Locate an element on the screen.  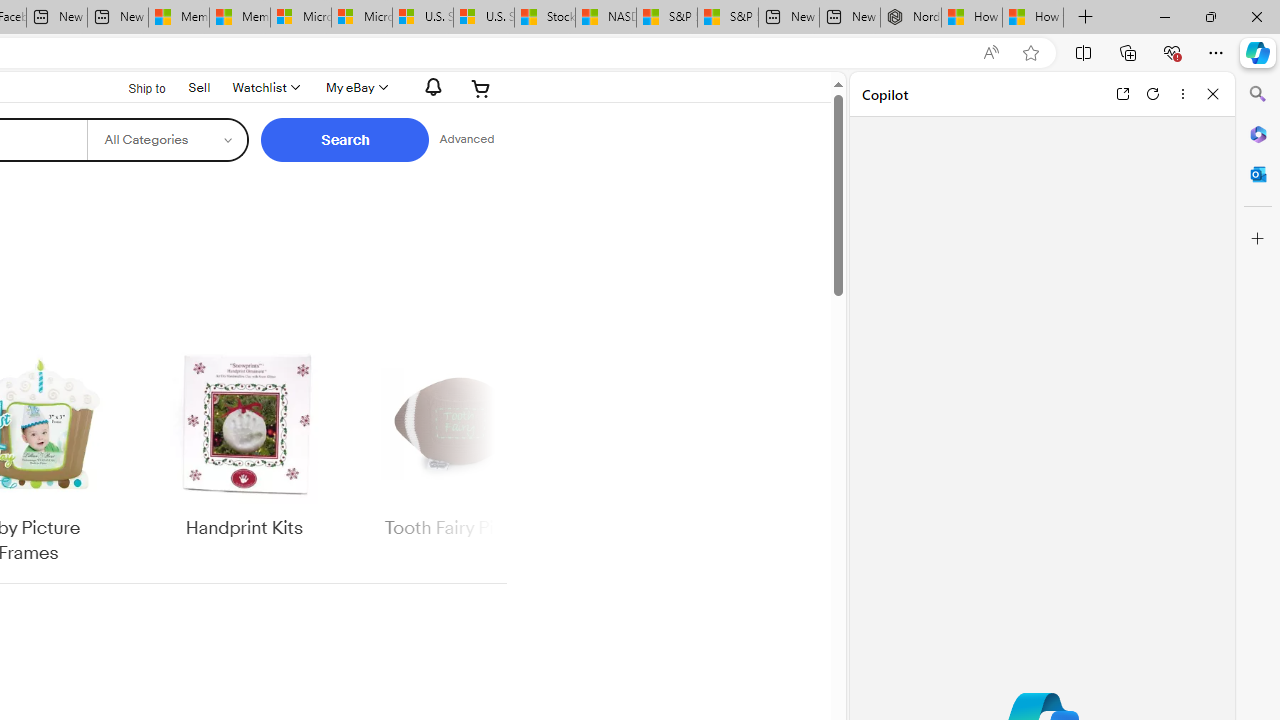
'Ship to' is located at coordinates (133, 88).